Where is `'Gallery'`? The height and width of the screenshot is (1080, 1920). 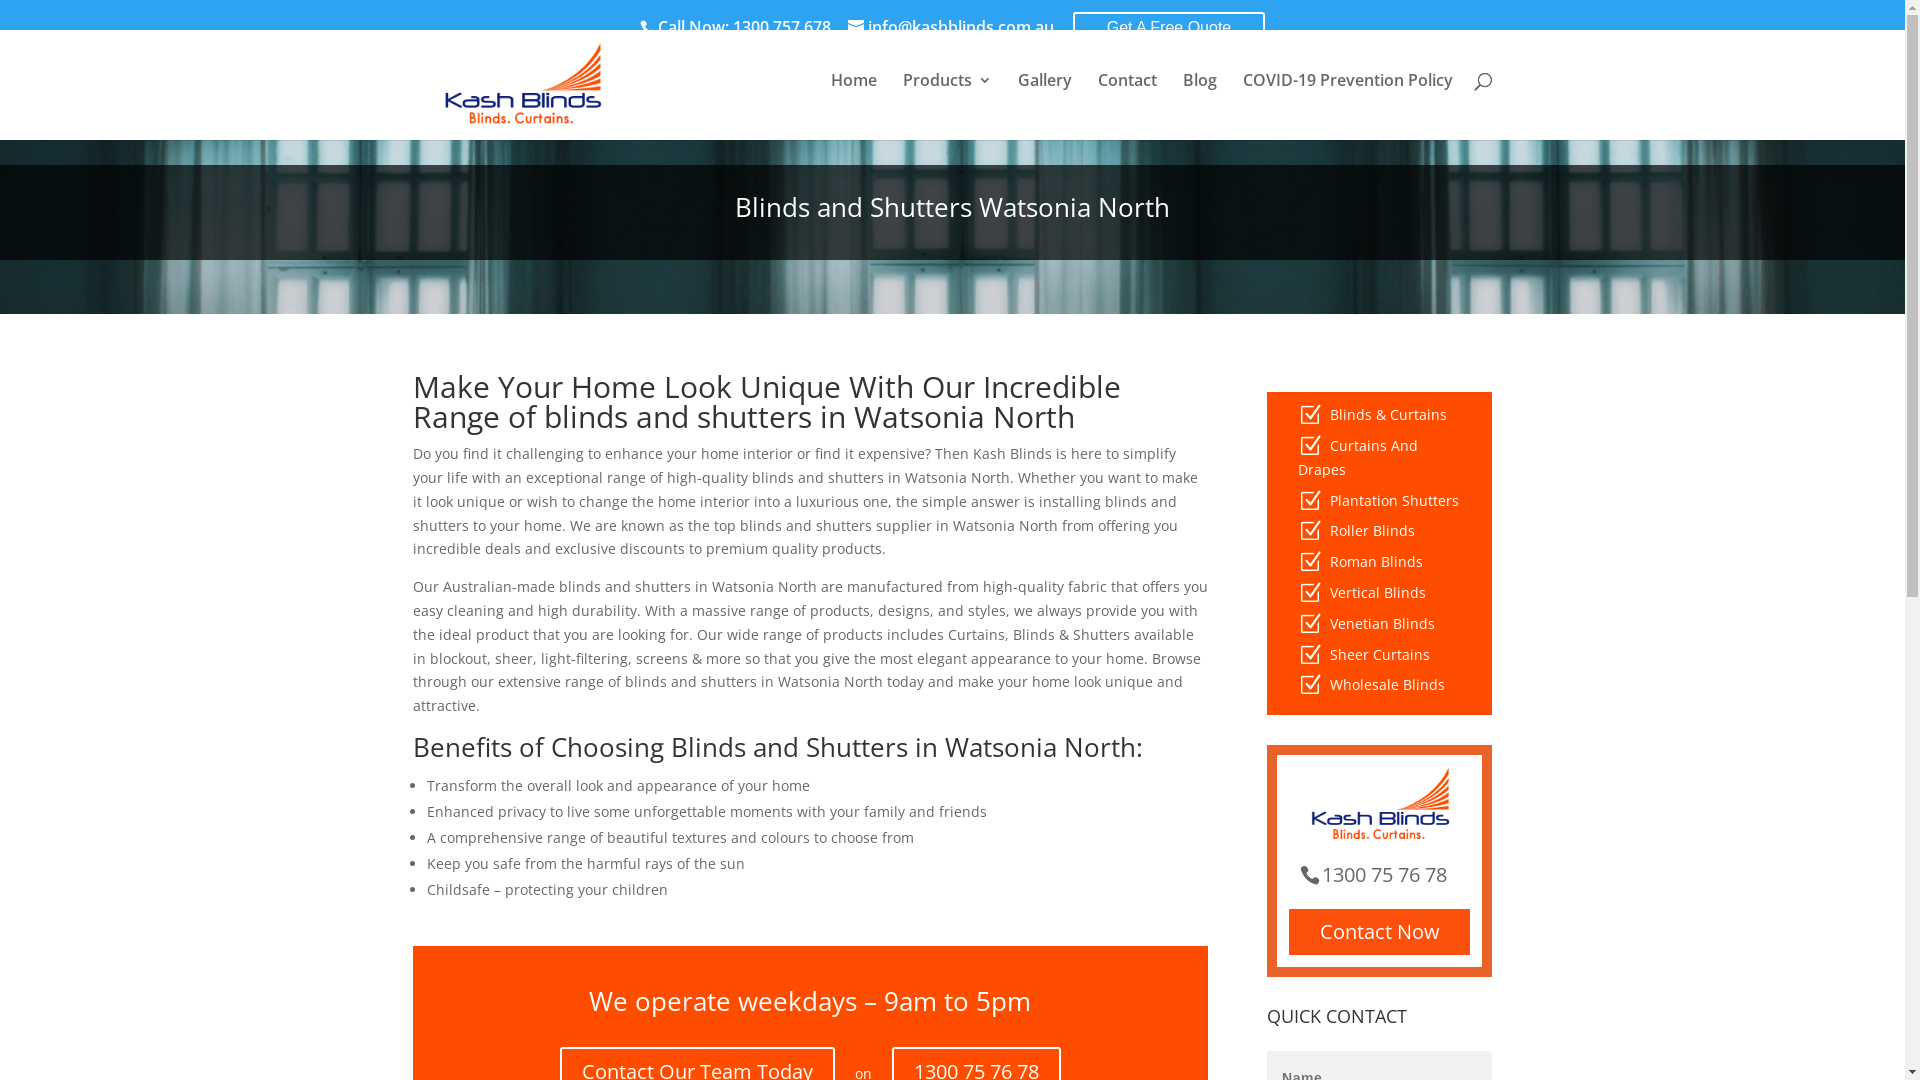 'Gallery' is located at coordinates (1044, 96).